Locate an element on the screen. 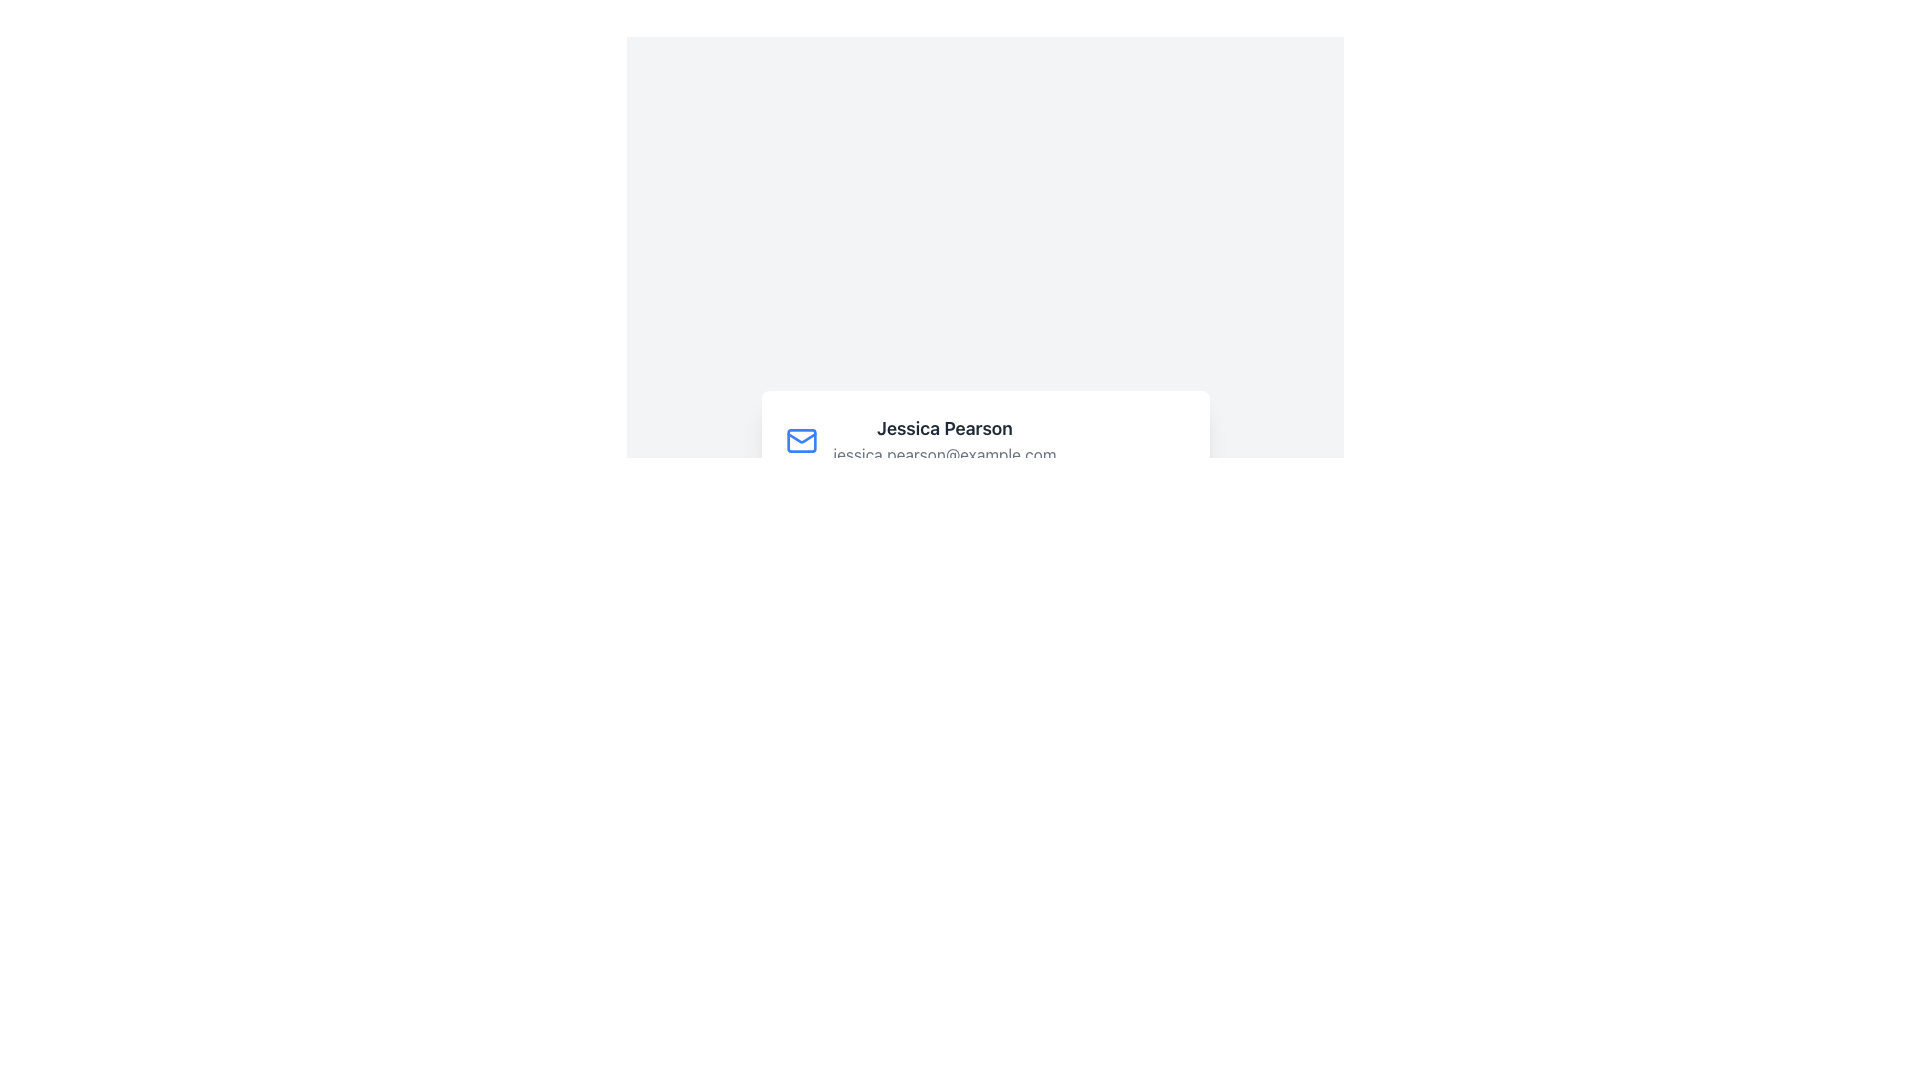 The height and width of the screenshot is (1080, 1920). email address displayed for 'Jessica Pearson', which is located directly beneath the name and to the right of the envelope icon is located at coordinates (944, 454).